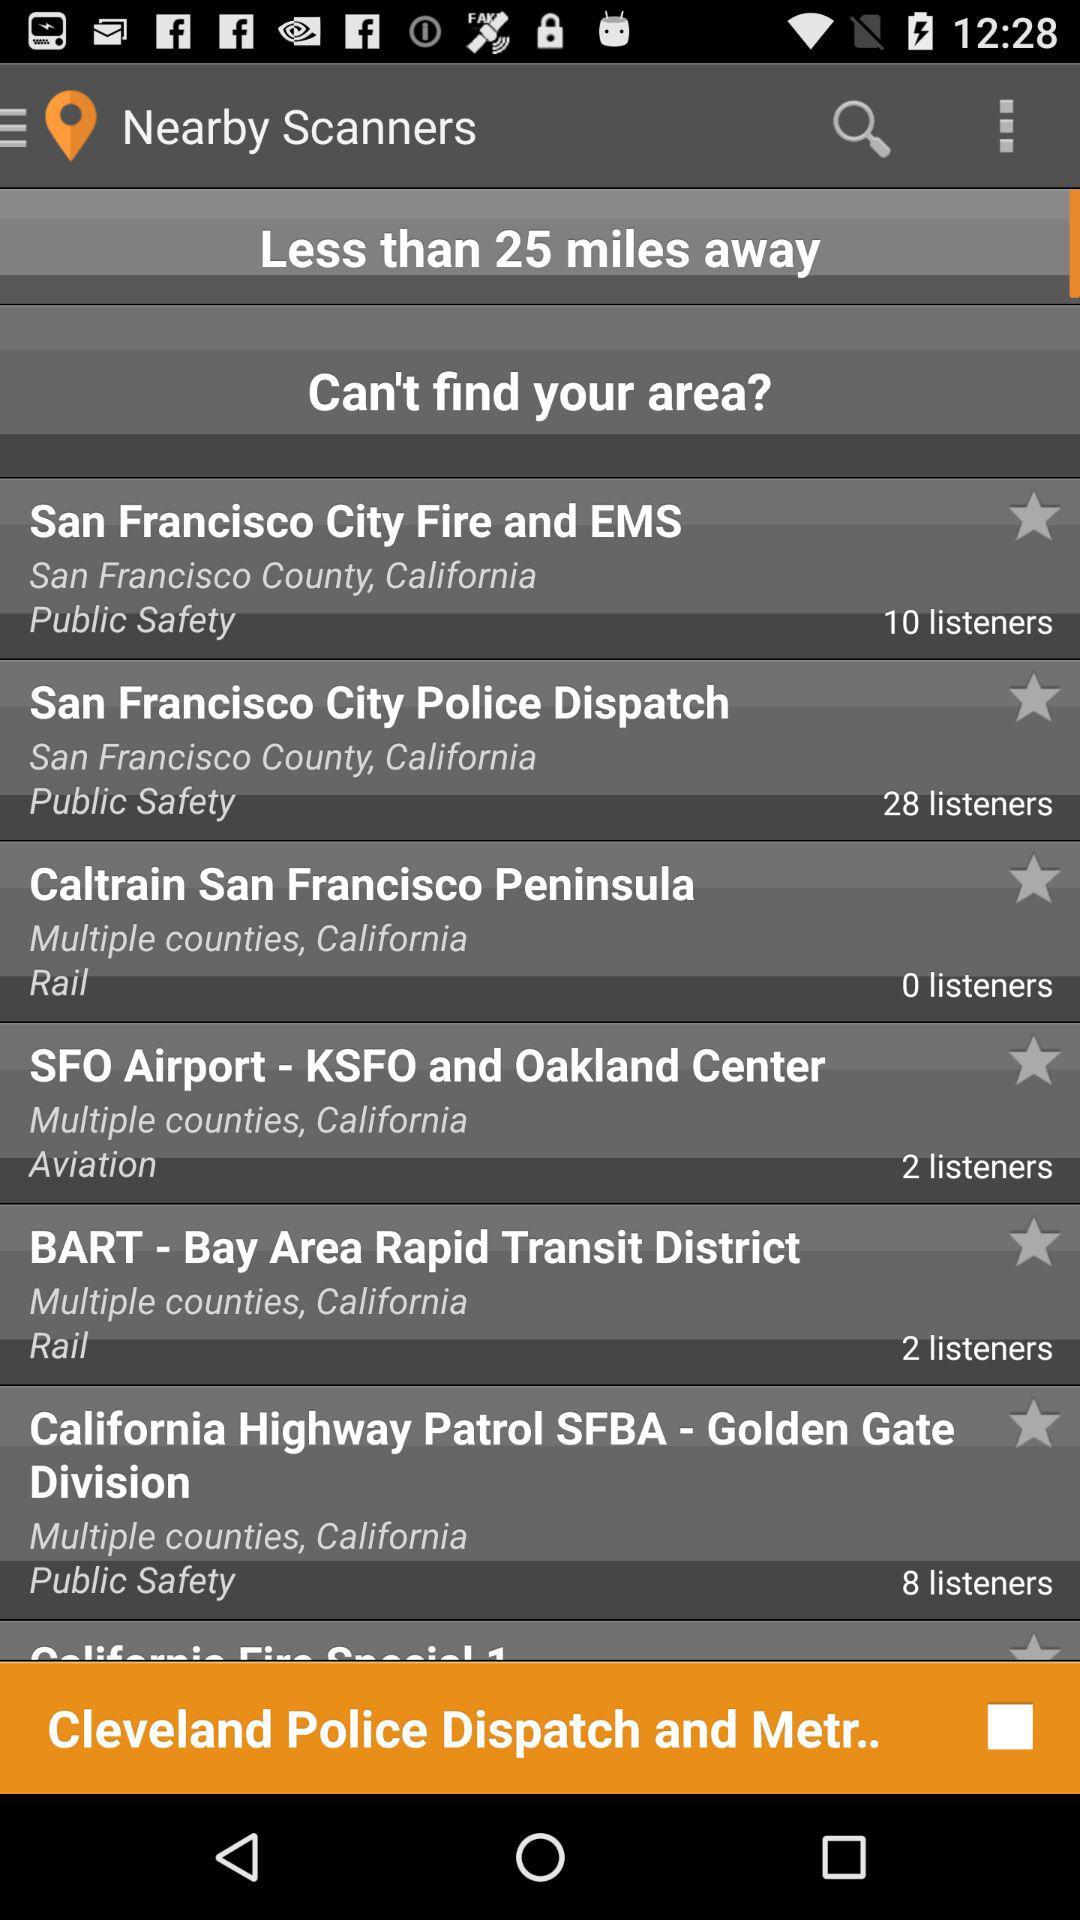 The height and width of the screenshot is (1920, 1080). What do you see at coordinates (980, 627) in the screenshot?
I see `the 10 listeners item` at bounding box center [980, 627].